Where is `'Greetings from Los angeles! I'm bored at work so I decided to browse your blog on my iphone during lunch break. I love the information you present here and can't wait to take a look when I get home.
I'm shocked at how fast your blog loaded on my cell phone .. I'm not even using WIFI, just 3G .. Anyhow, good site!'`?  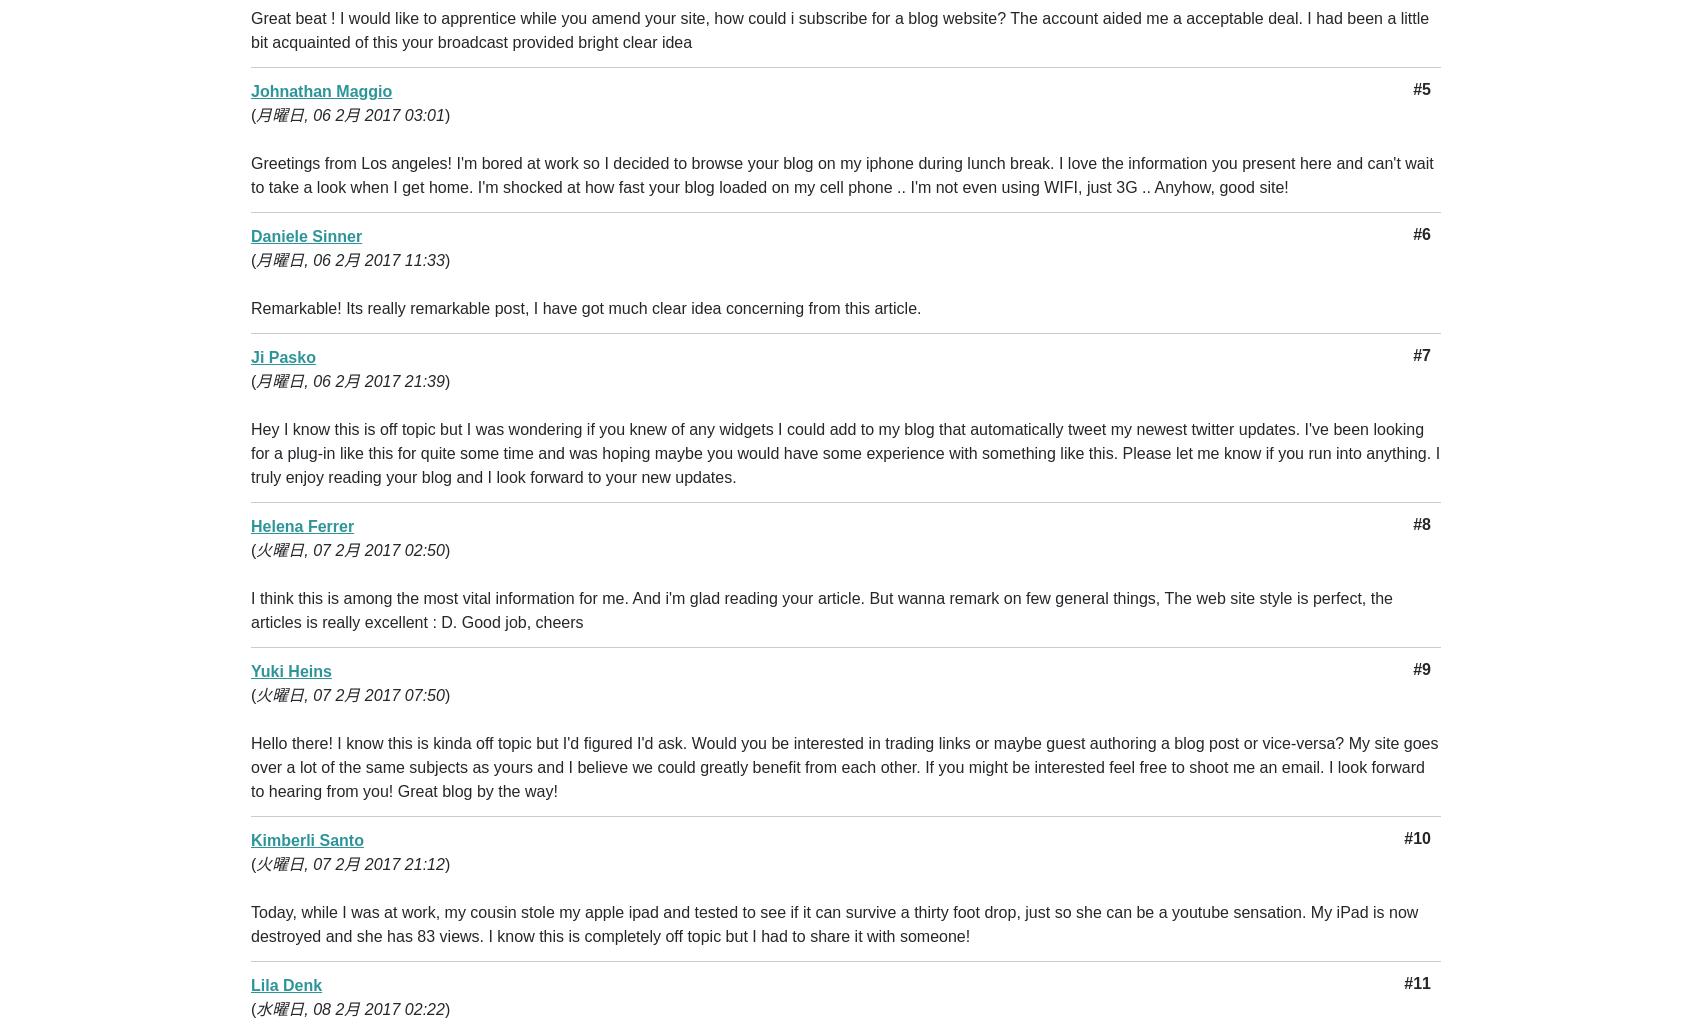 'Greetings from Los angeles! I'm bored at work so I decided to browse your blog on my iphone during lunch break. I love the information you present here and can't wait to take a look when I get home.
I'm shocked at how fast your blog loaded on my cell phone .. I'm not even using WIFI, just 3G .. Anyhow, good site!' is located at coordinates (841, 175).